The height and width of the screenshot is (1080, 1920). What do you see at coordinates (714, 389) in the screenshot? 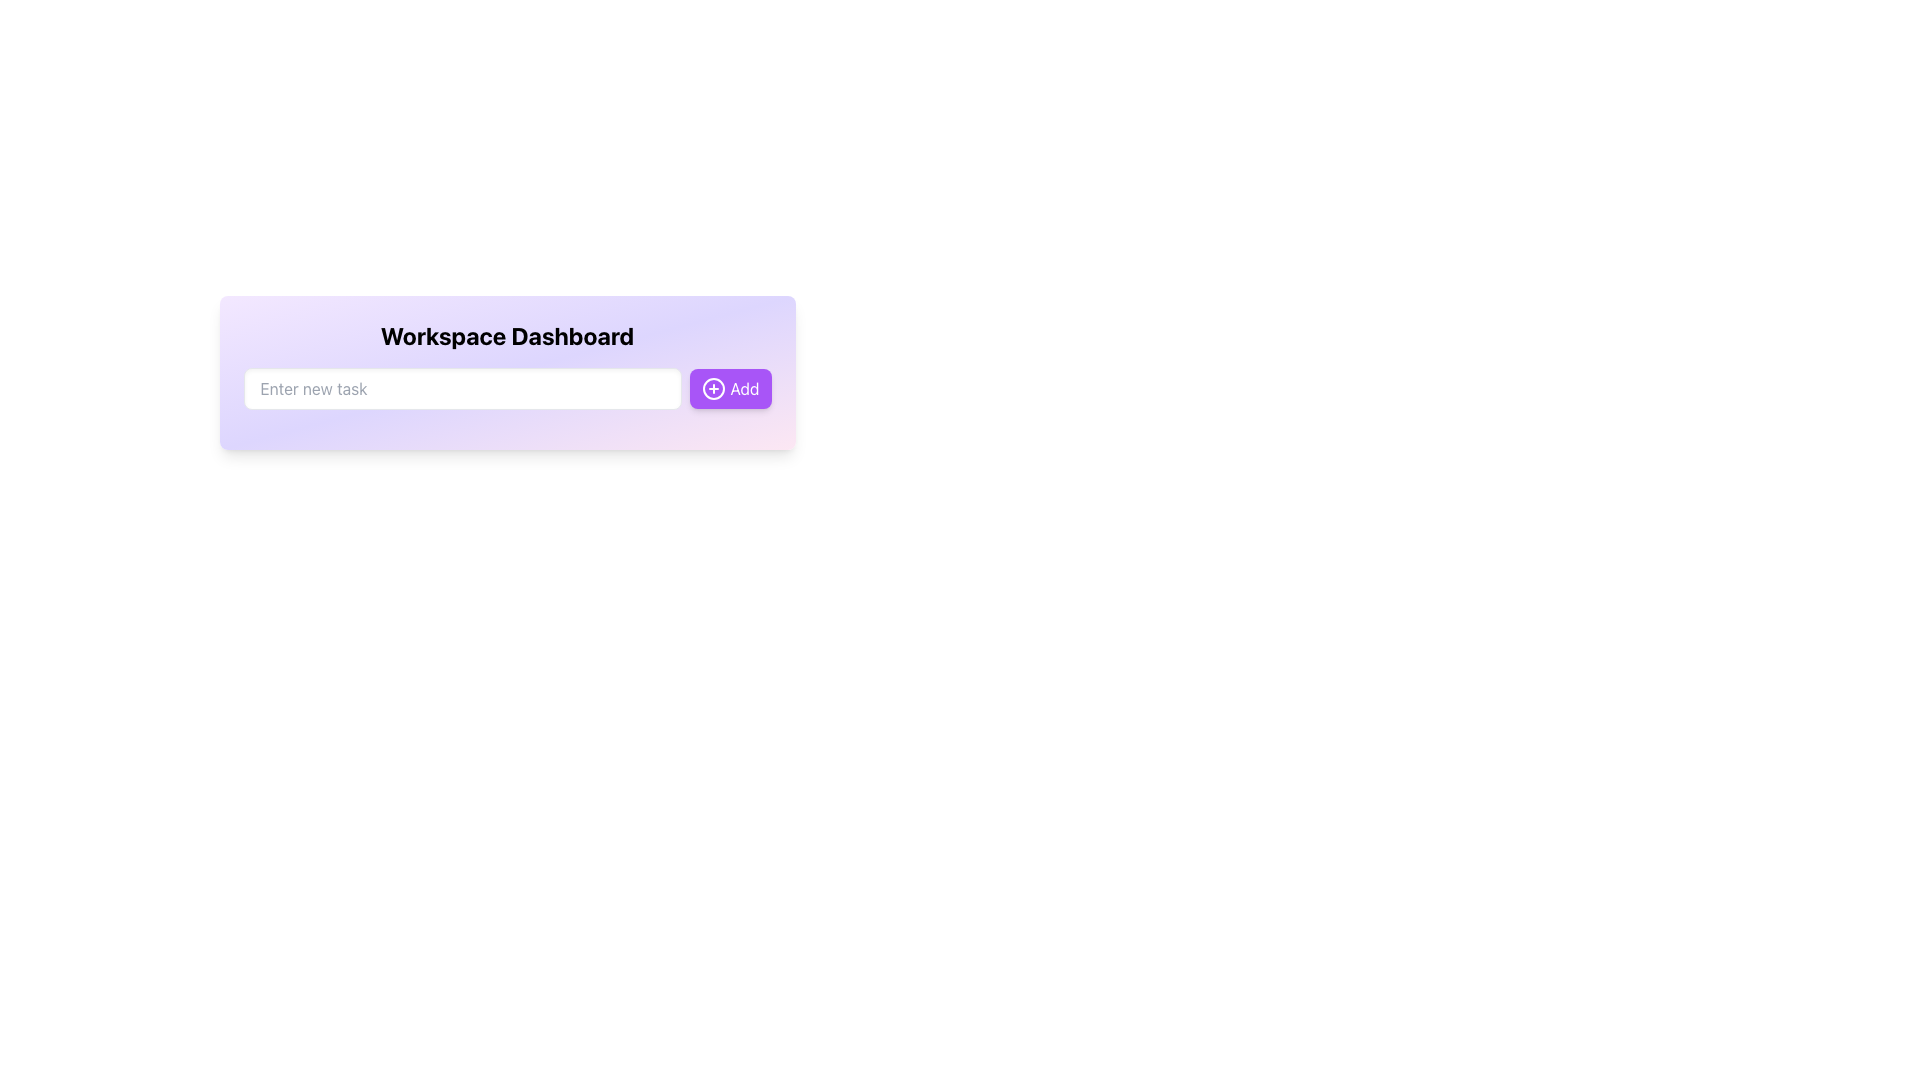
I see `the SVG-based 'Add' icon located to the left of the 'Add' text in the top-right corner of the task entry area` at bounding box center [714, 389].